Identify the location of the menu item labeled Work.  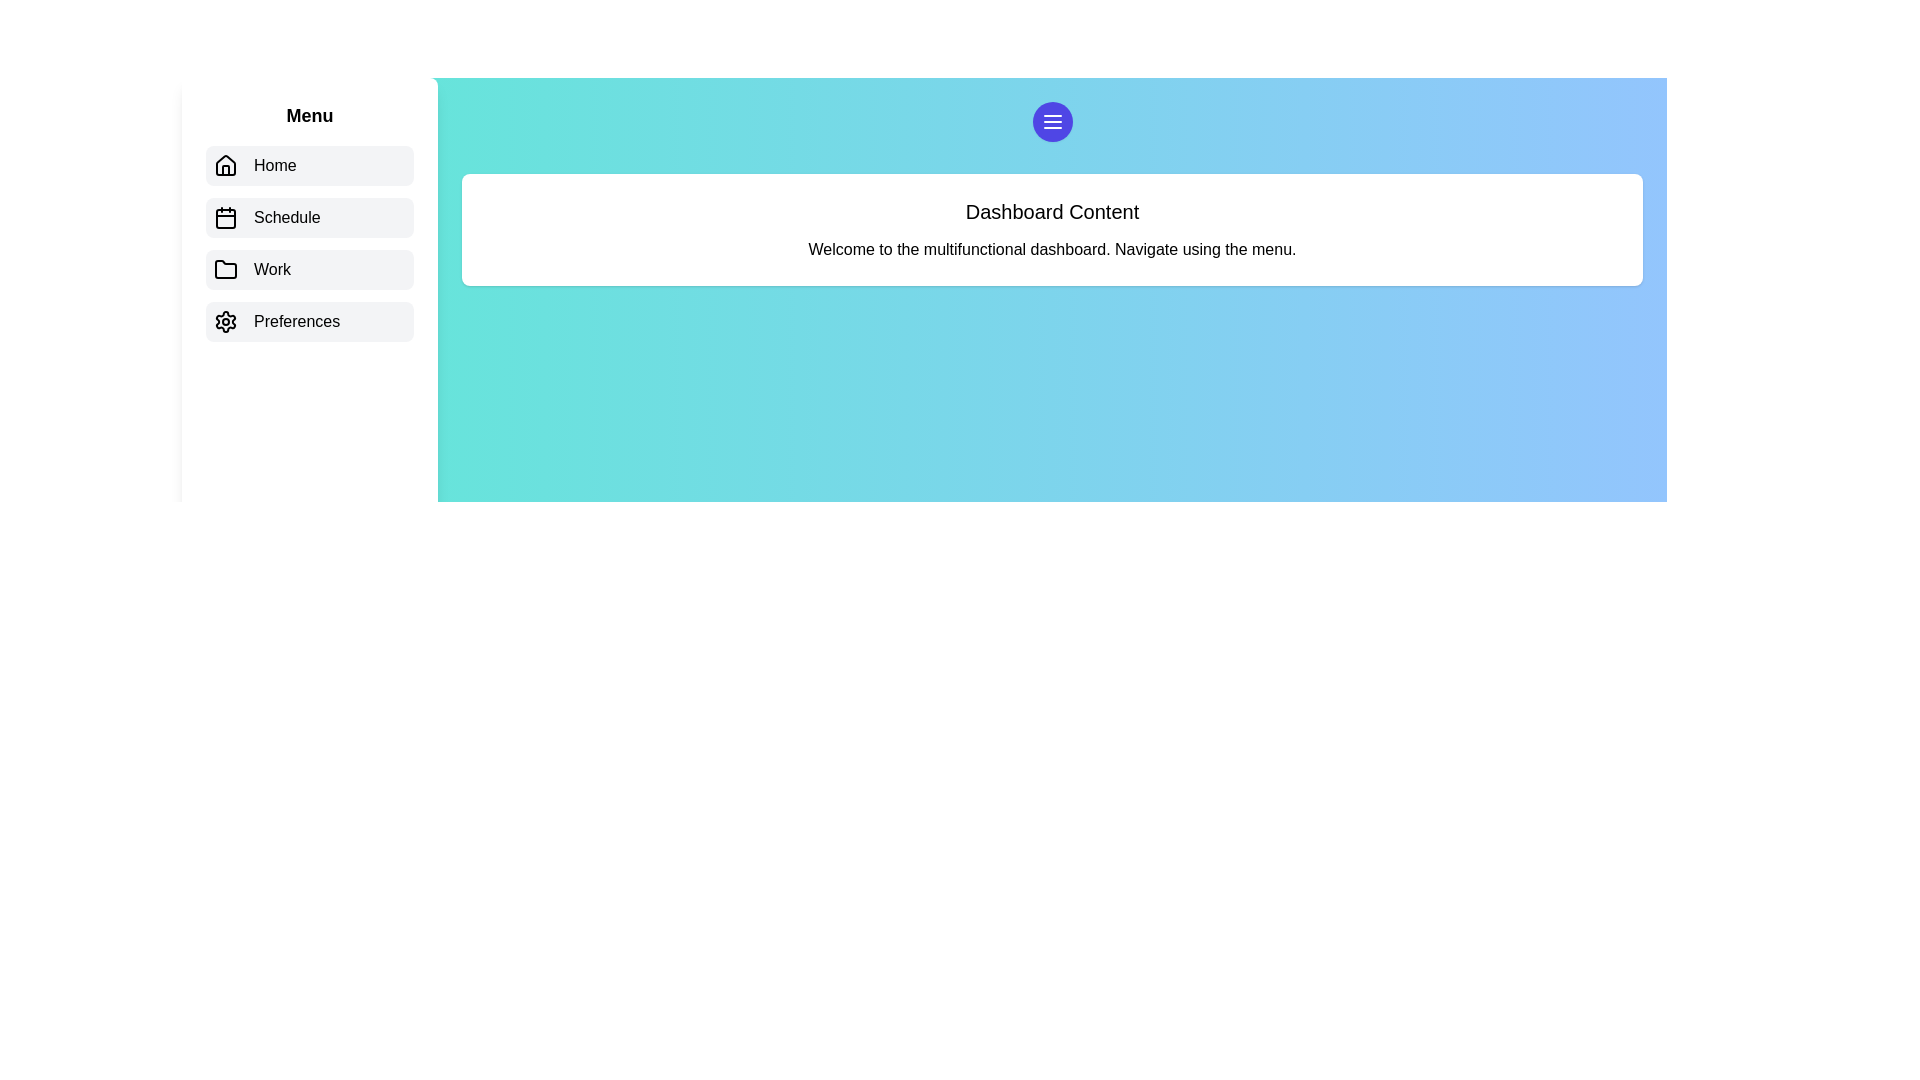
(309, 270).